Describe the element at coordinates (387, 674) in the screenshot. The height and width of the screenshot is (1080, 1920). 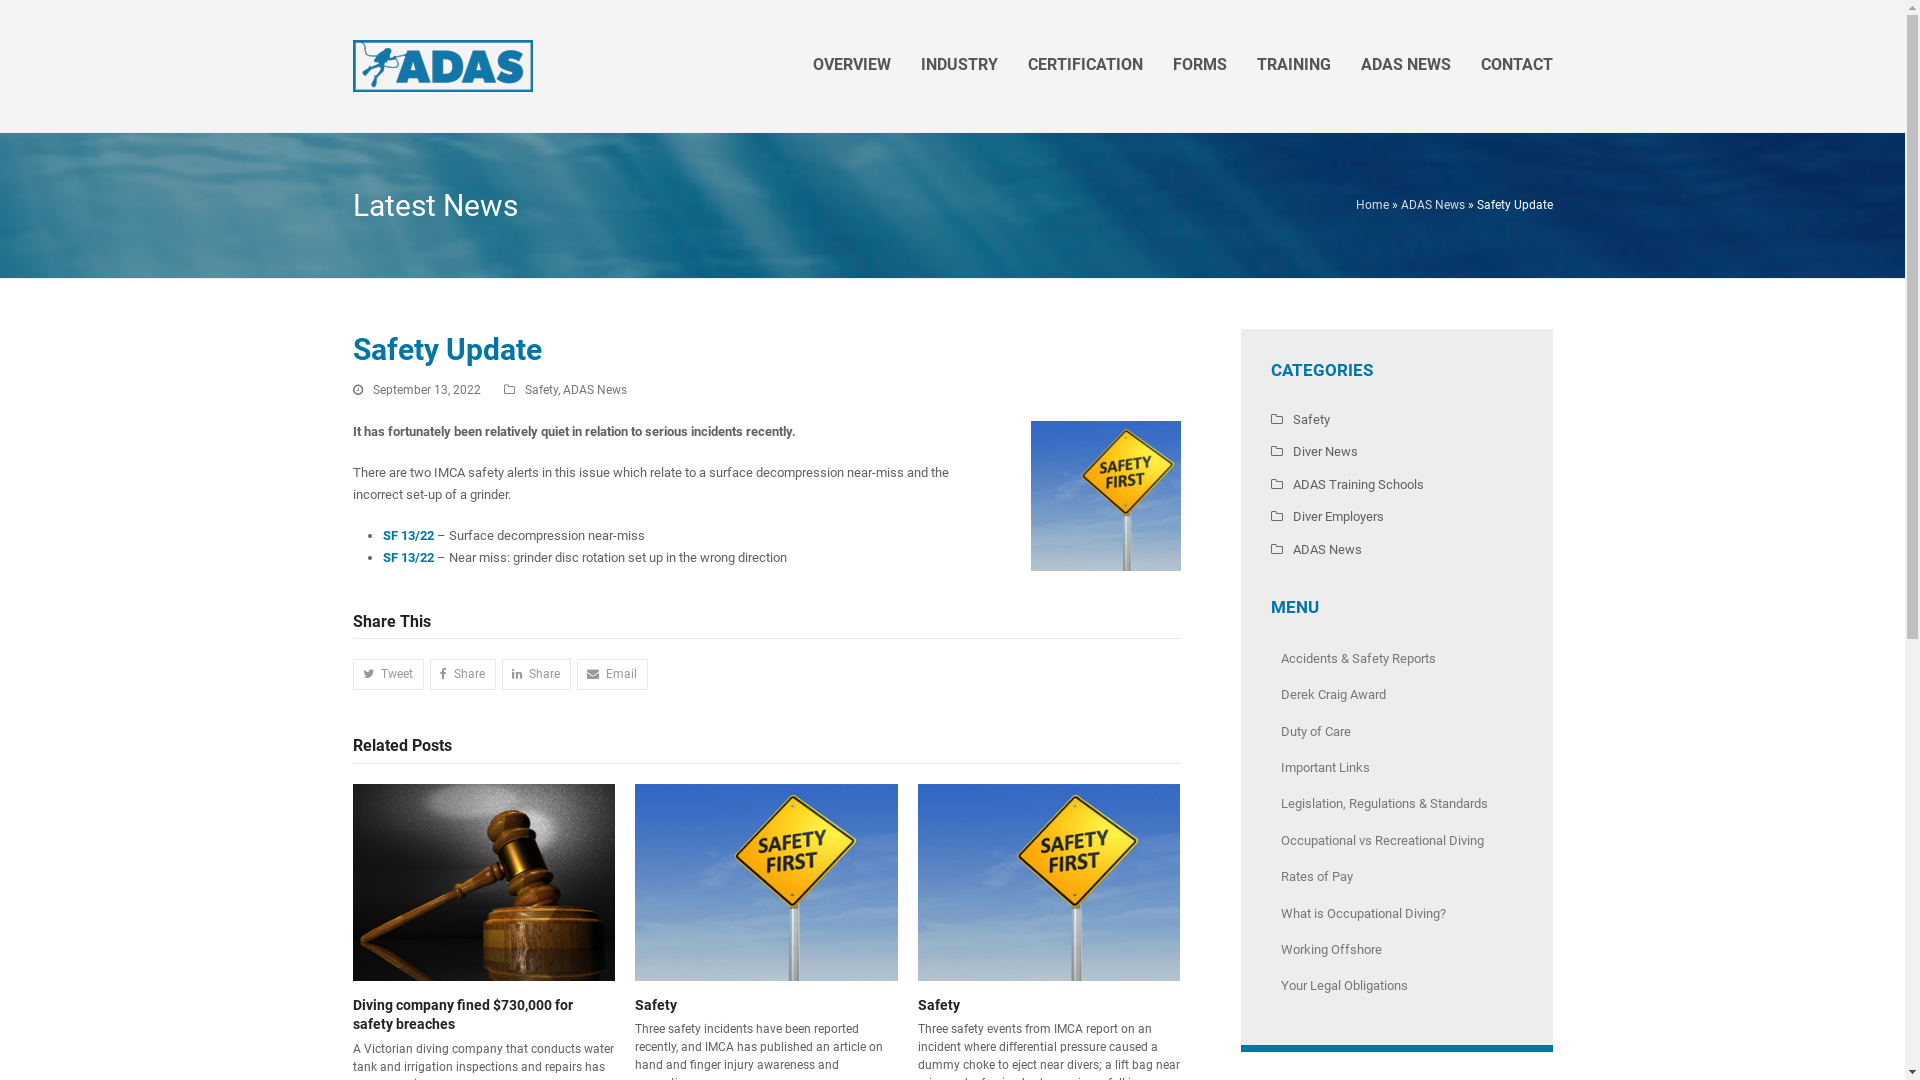
I see `'Tweet'` at that location.